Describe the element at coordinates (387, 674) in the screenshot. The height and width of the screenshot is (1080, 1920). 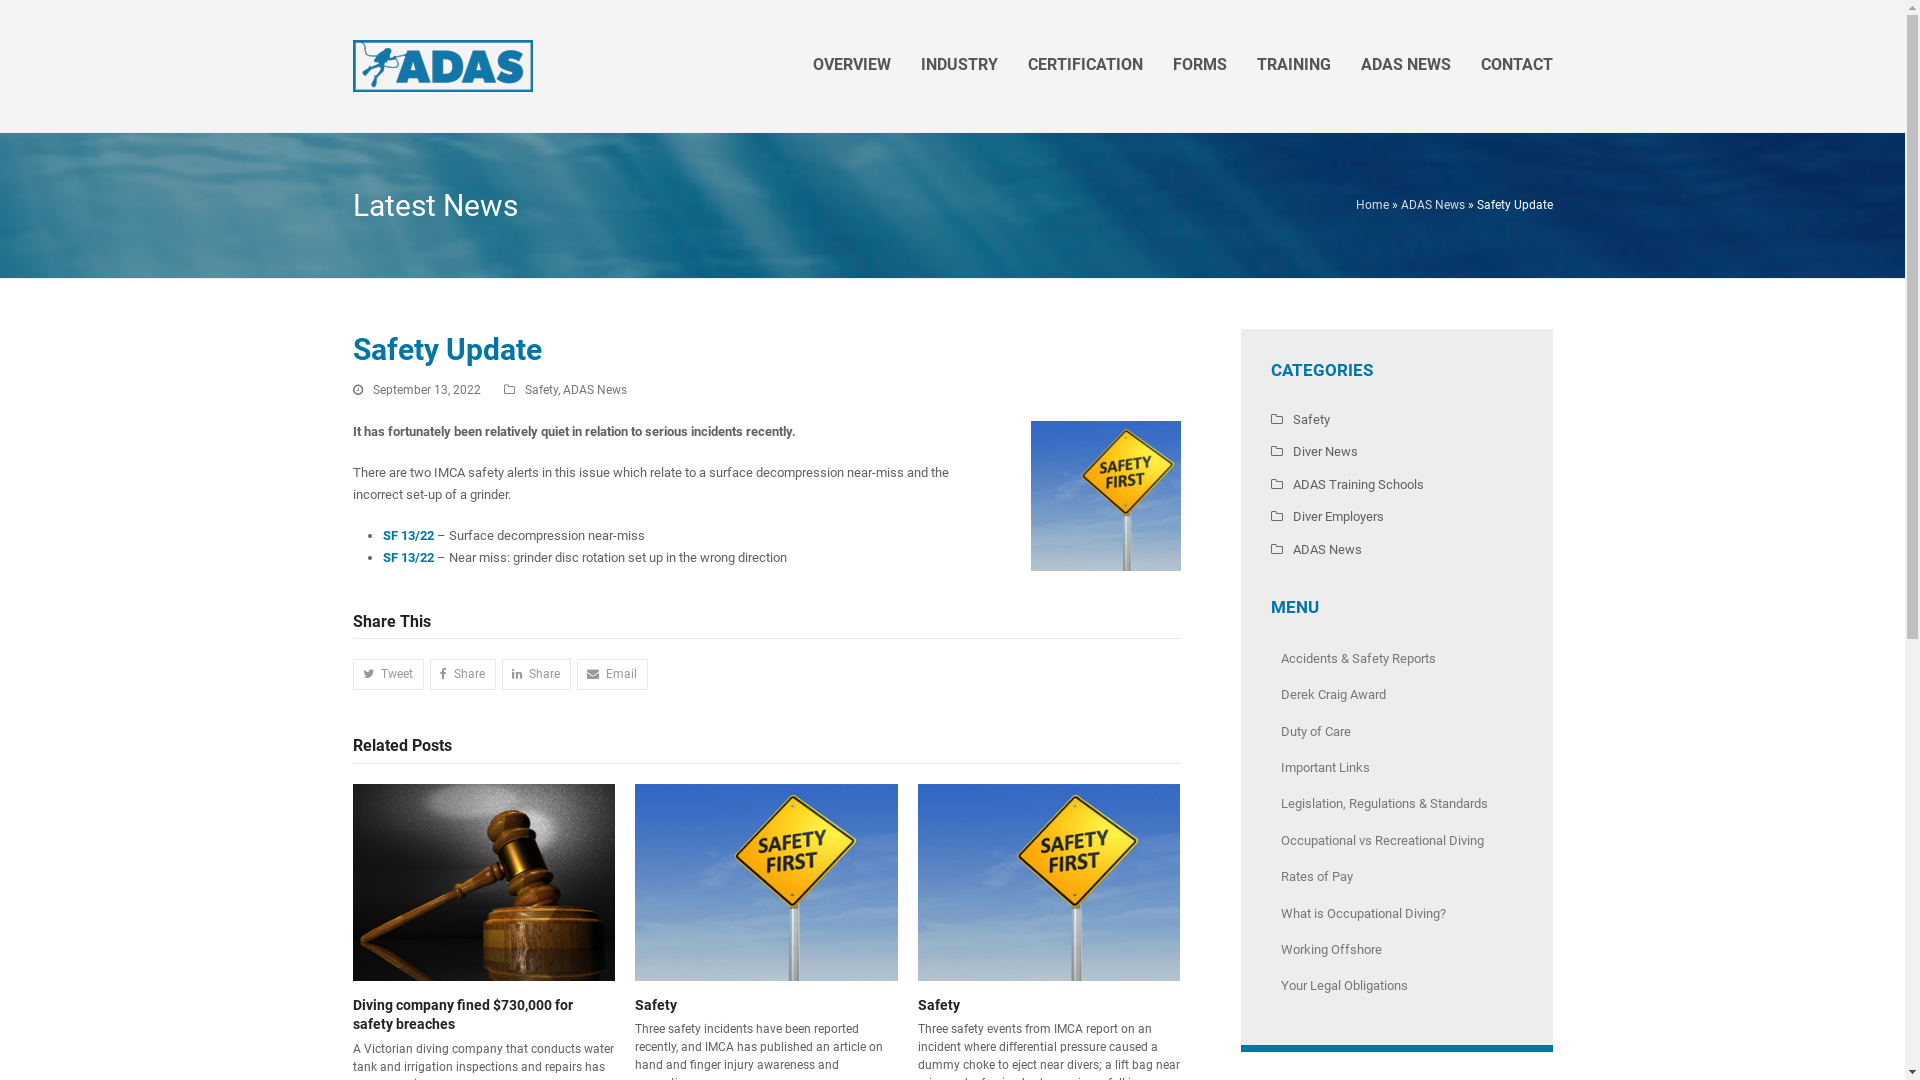
I see `'Tweet'` at that location.